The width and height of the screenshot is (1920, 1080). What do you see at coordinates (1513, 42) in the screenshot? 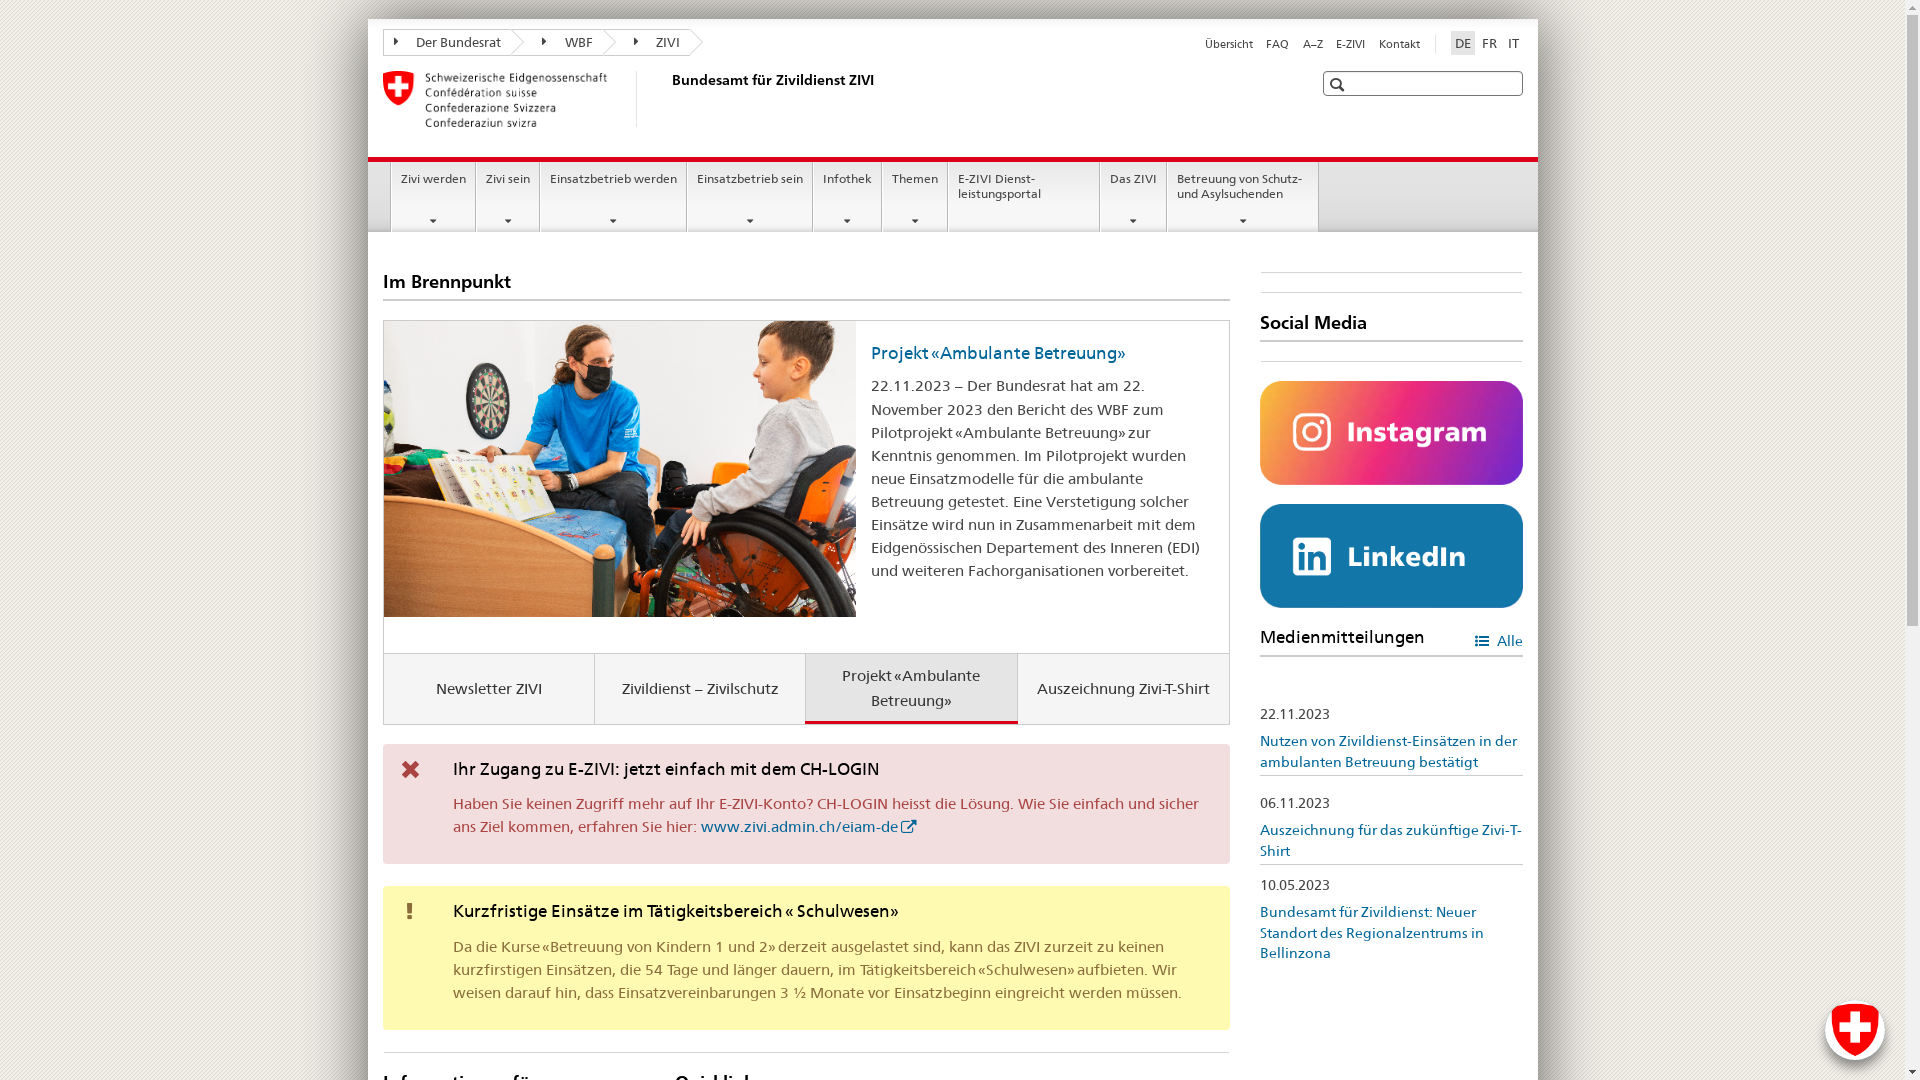
I see `'IT'` at bounding box center [1513, 42].